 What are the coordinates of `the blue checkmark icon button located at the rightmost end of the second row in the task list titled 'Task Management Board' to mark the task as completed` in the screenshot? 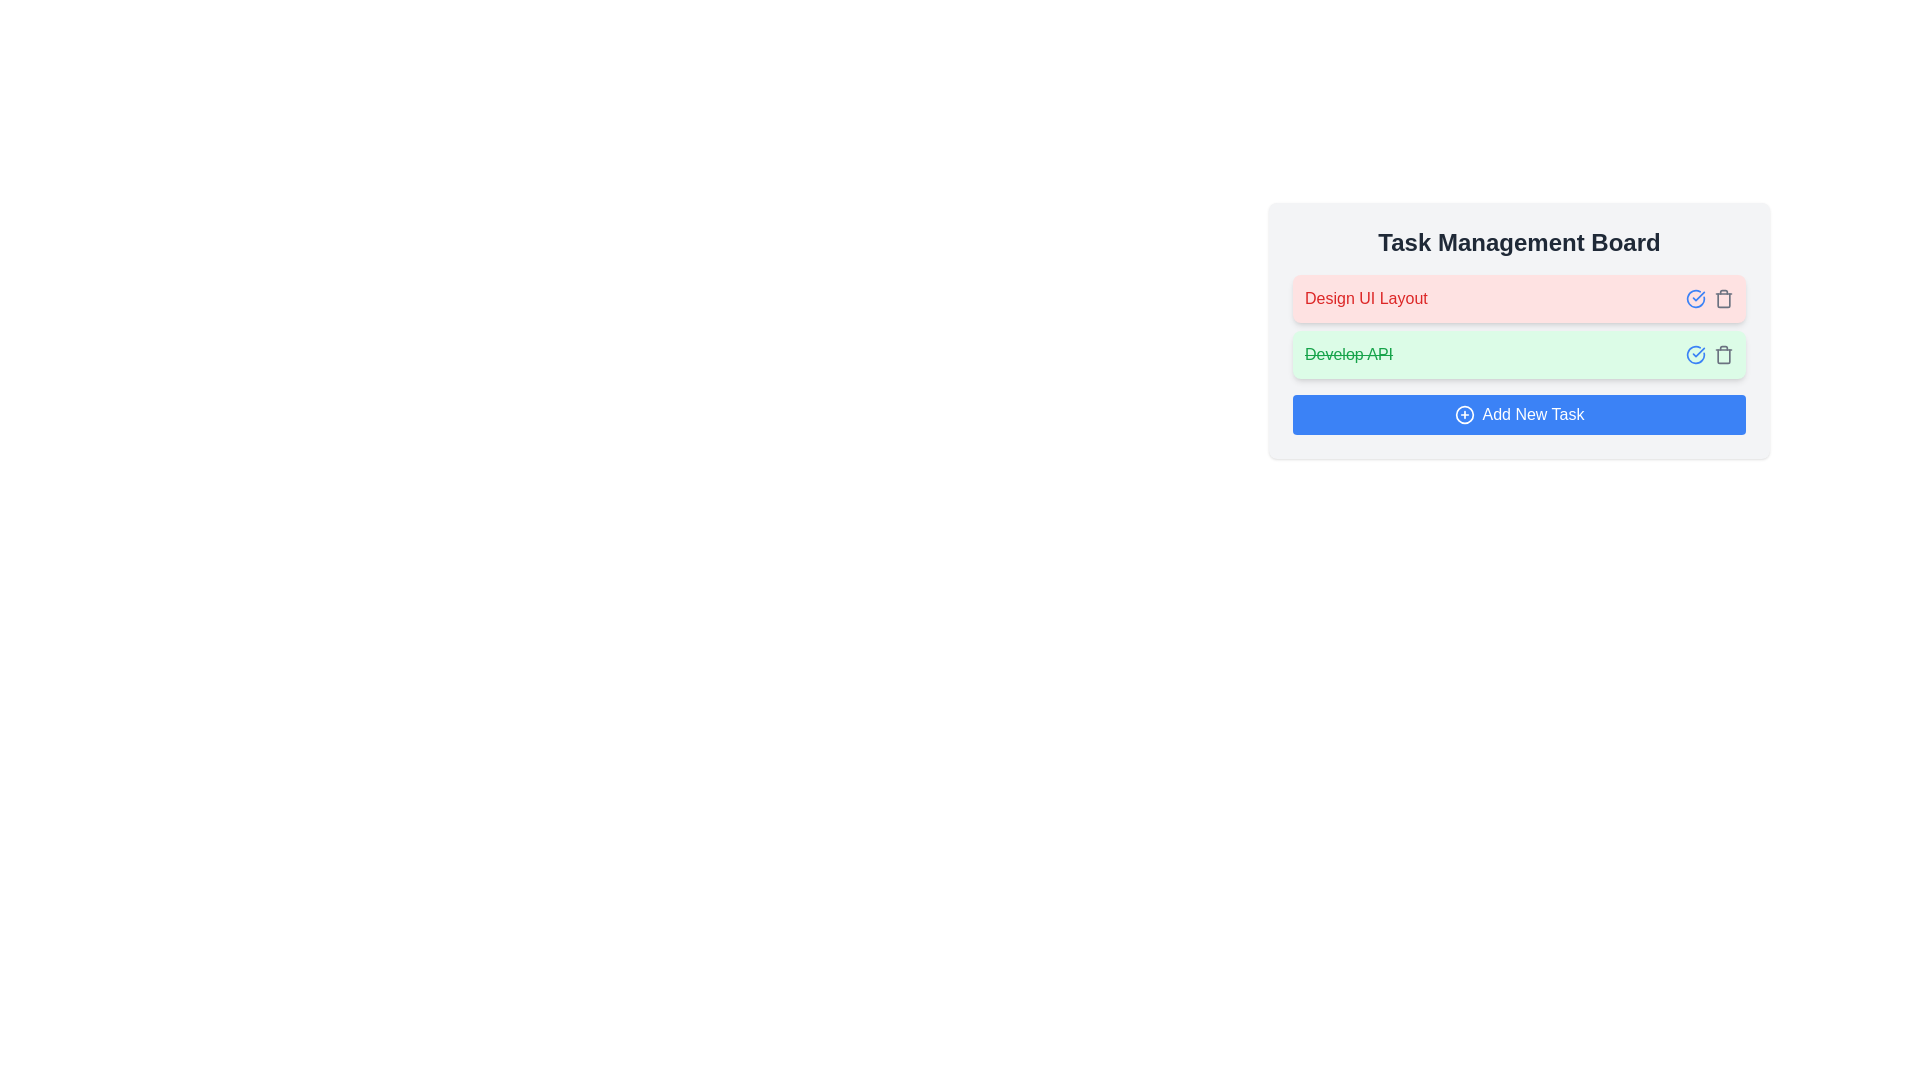 It's located at (1694, 299).